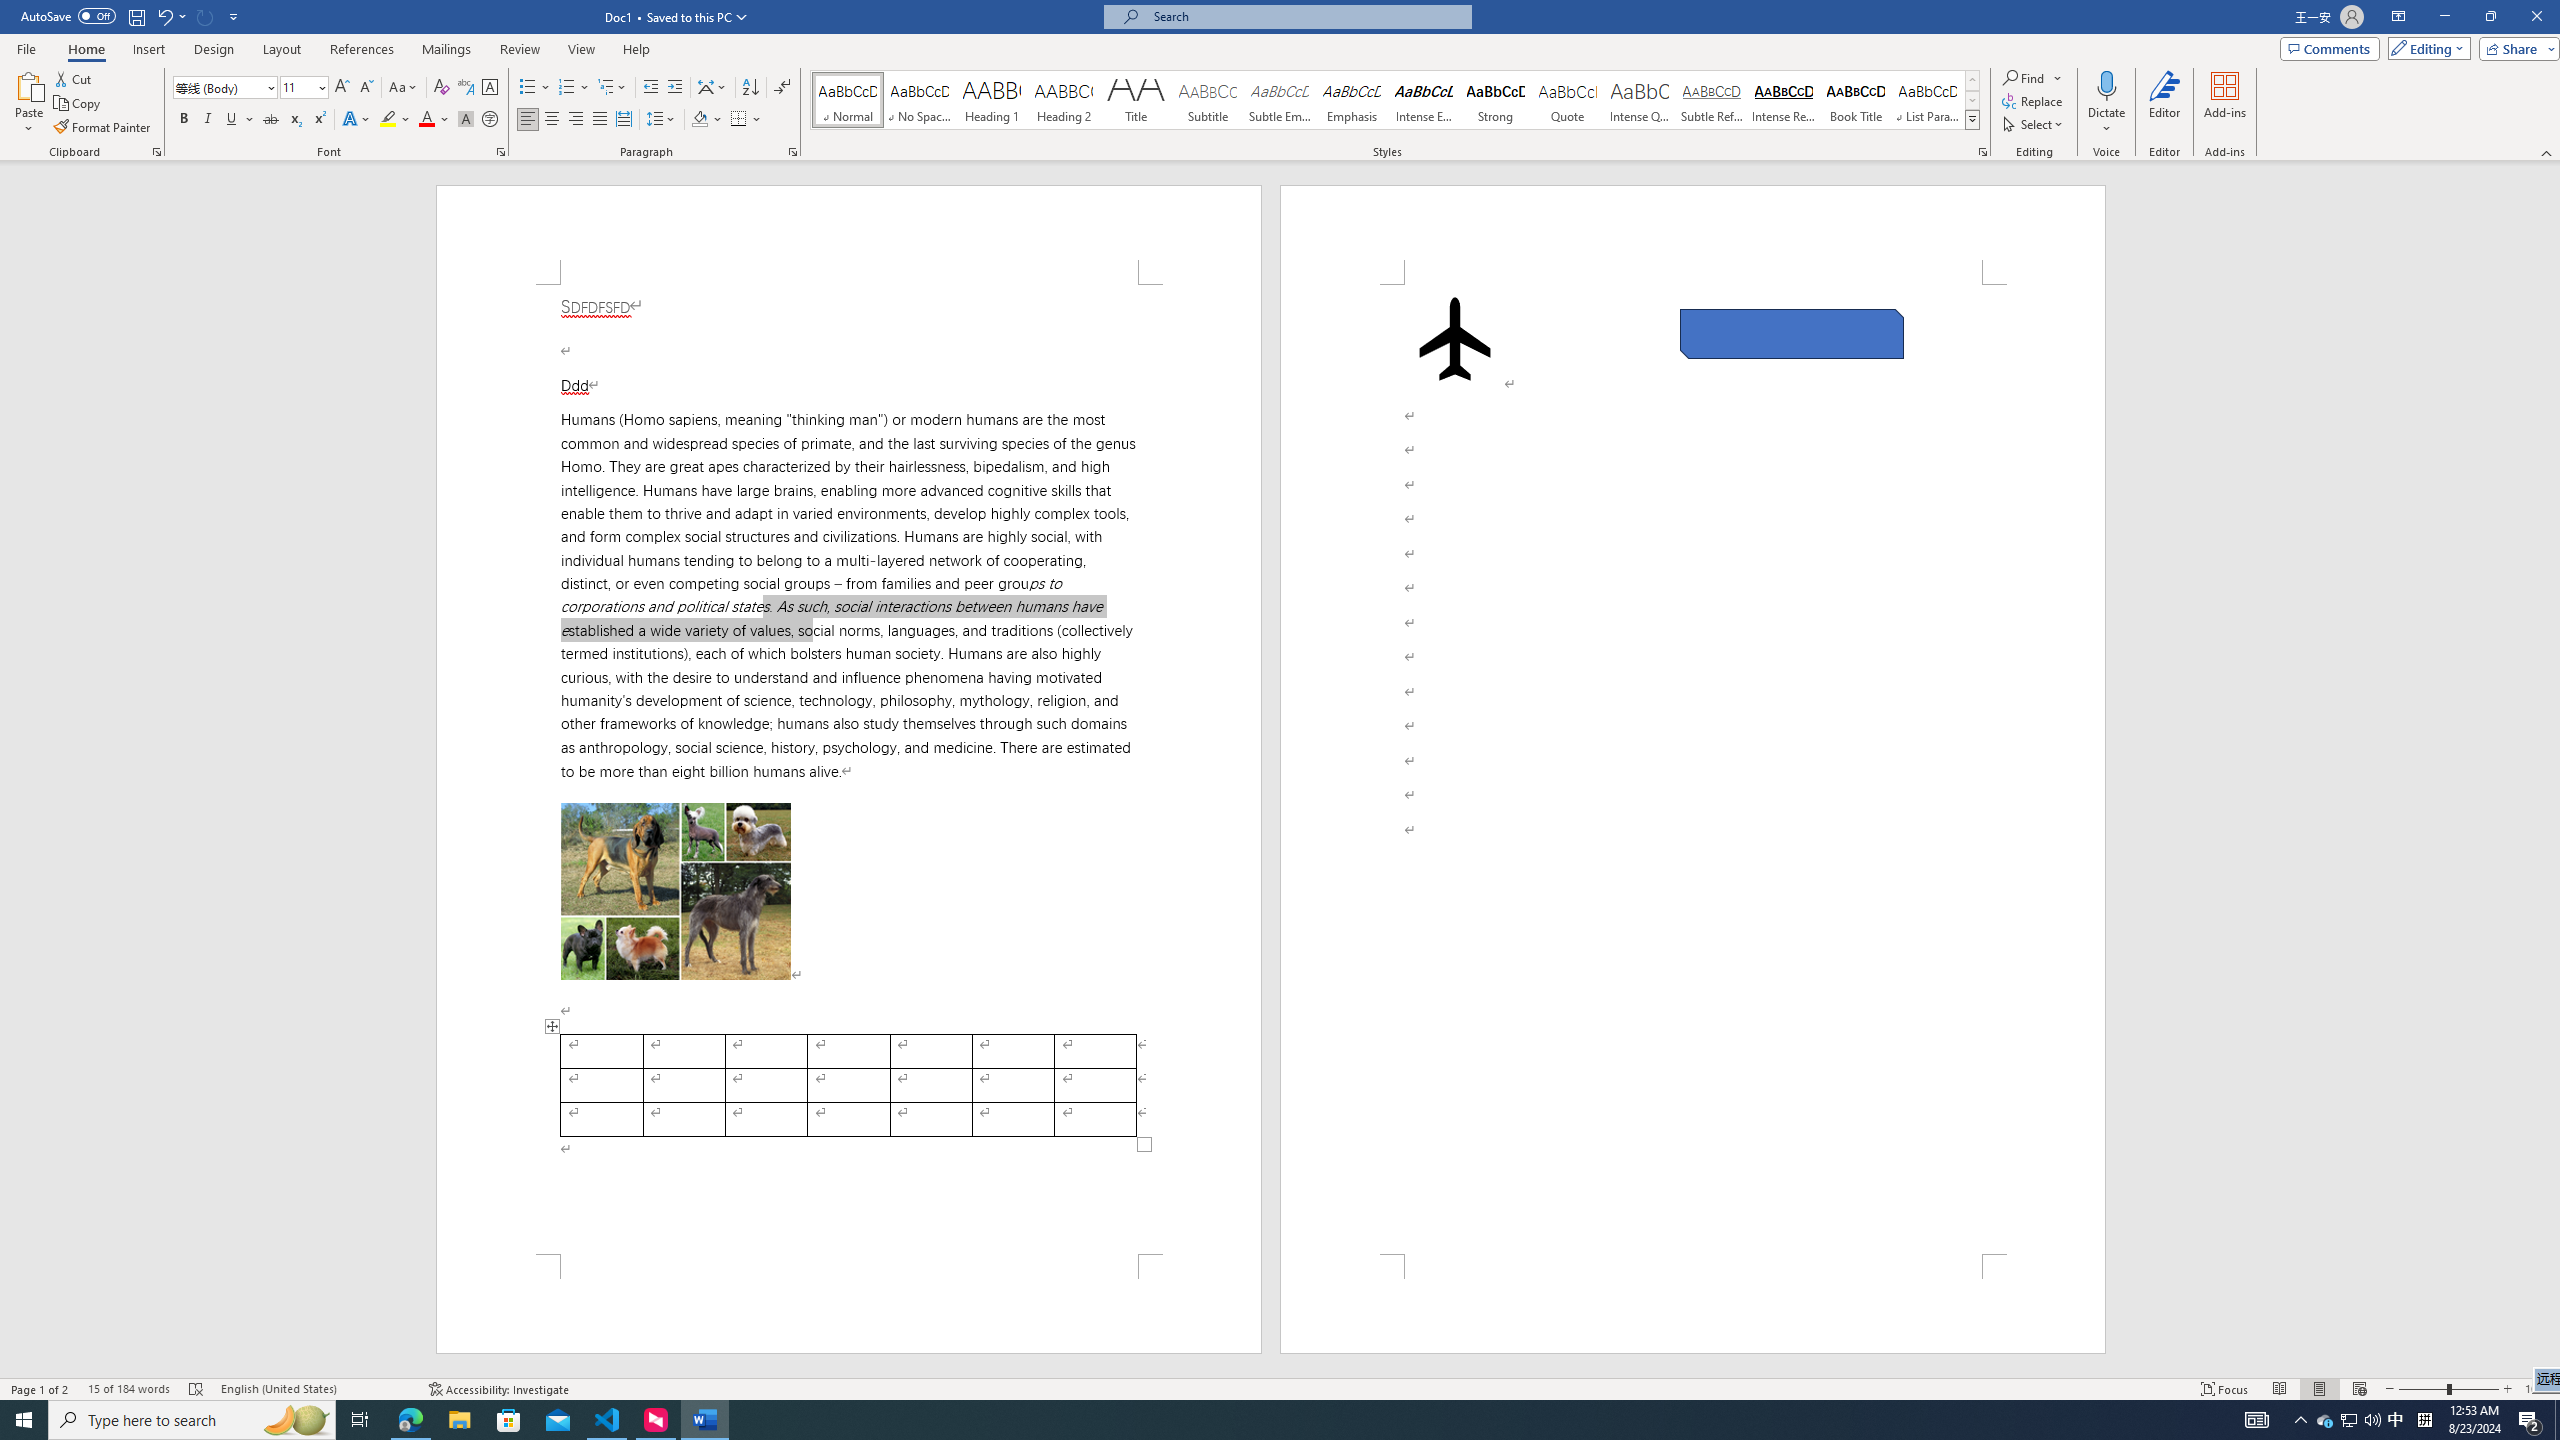  What do you see at coordinates (1136, 99) in the screenshot?
I see `'Title'` at bounding box center [1136, 99].